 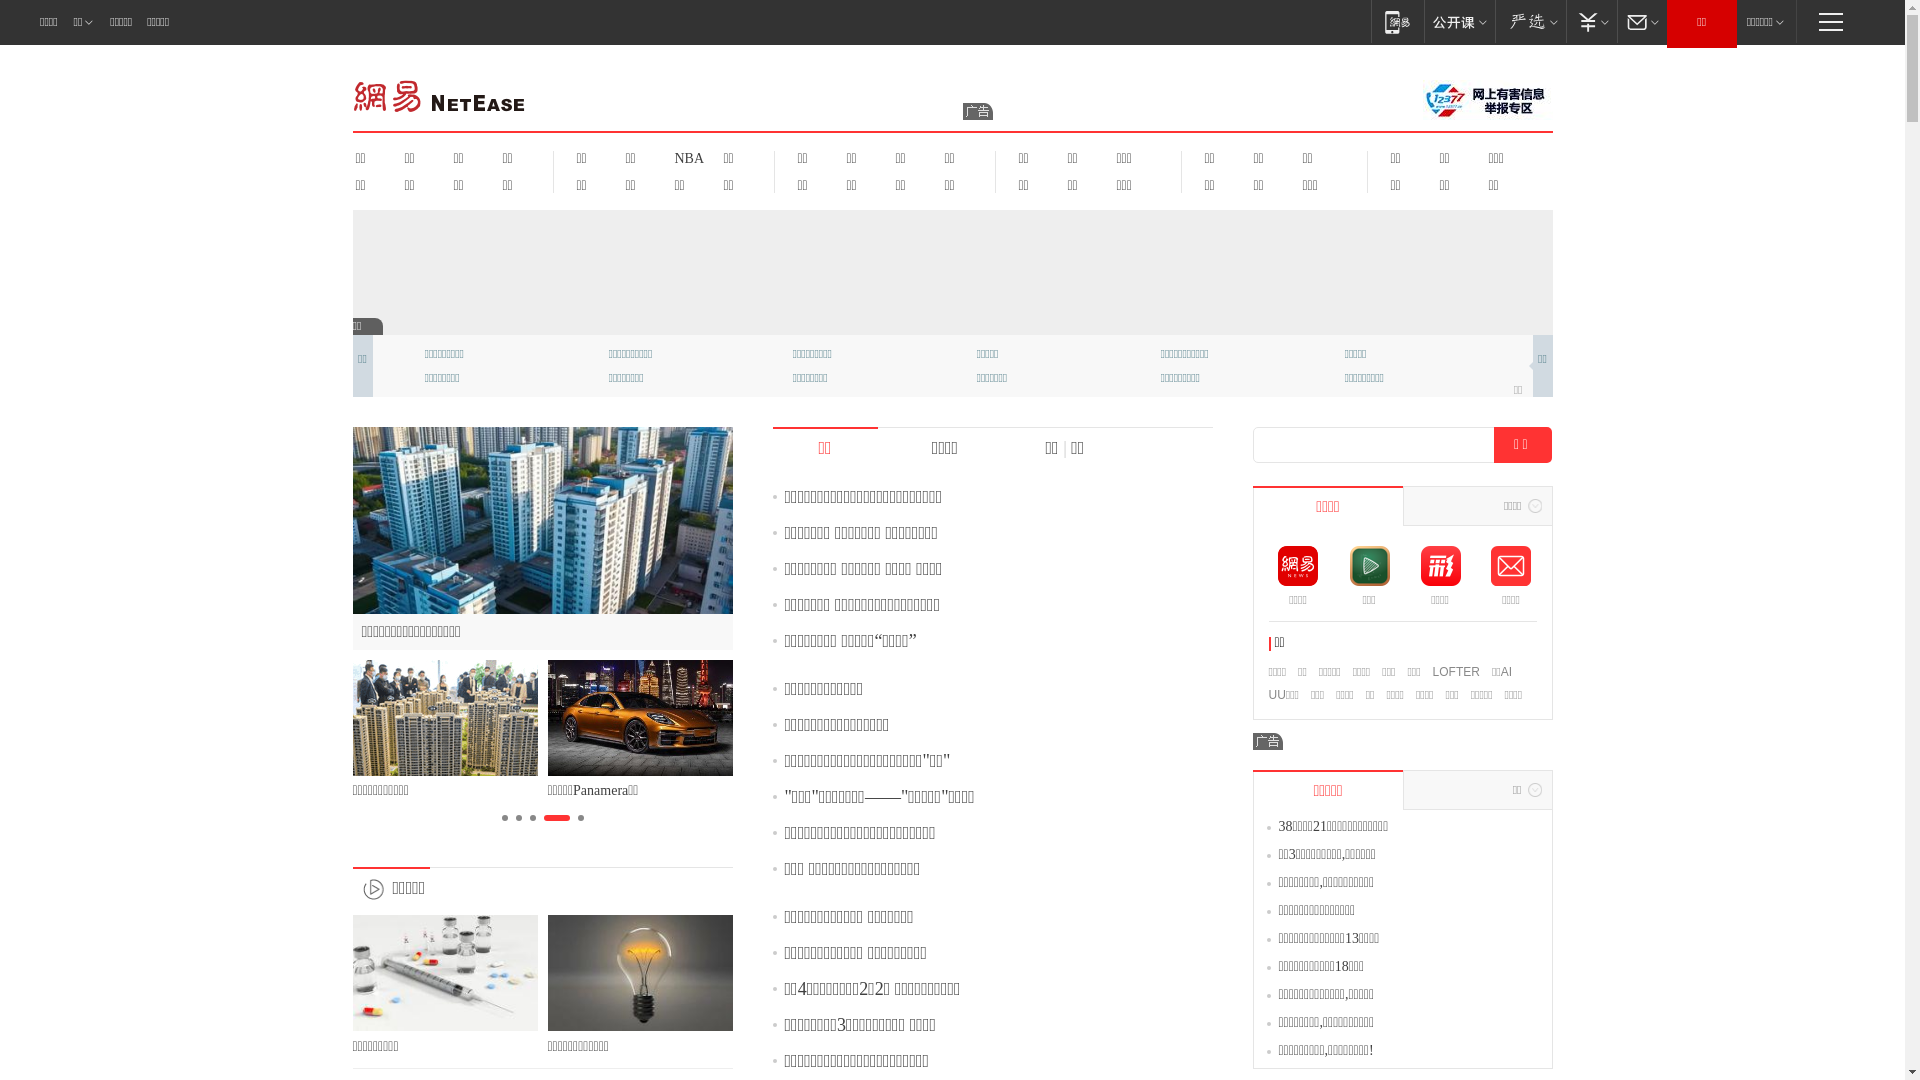 I want to click on 'LOFTER', so click(x=1432, y=671).